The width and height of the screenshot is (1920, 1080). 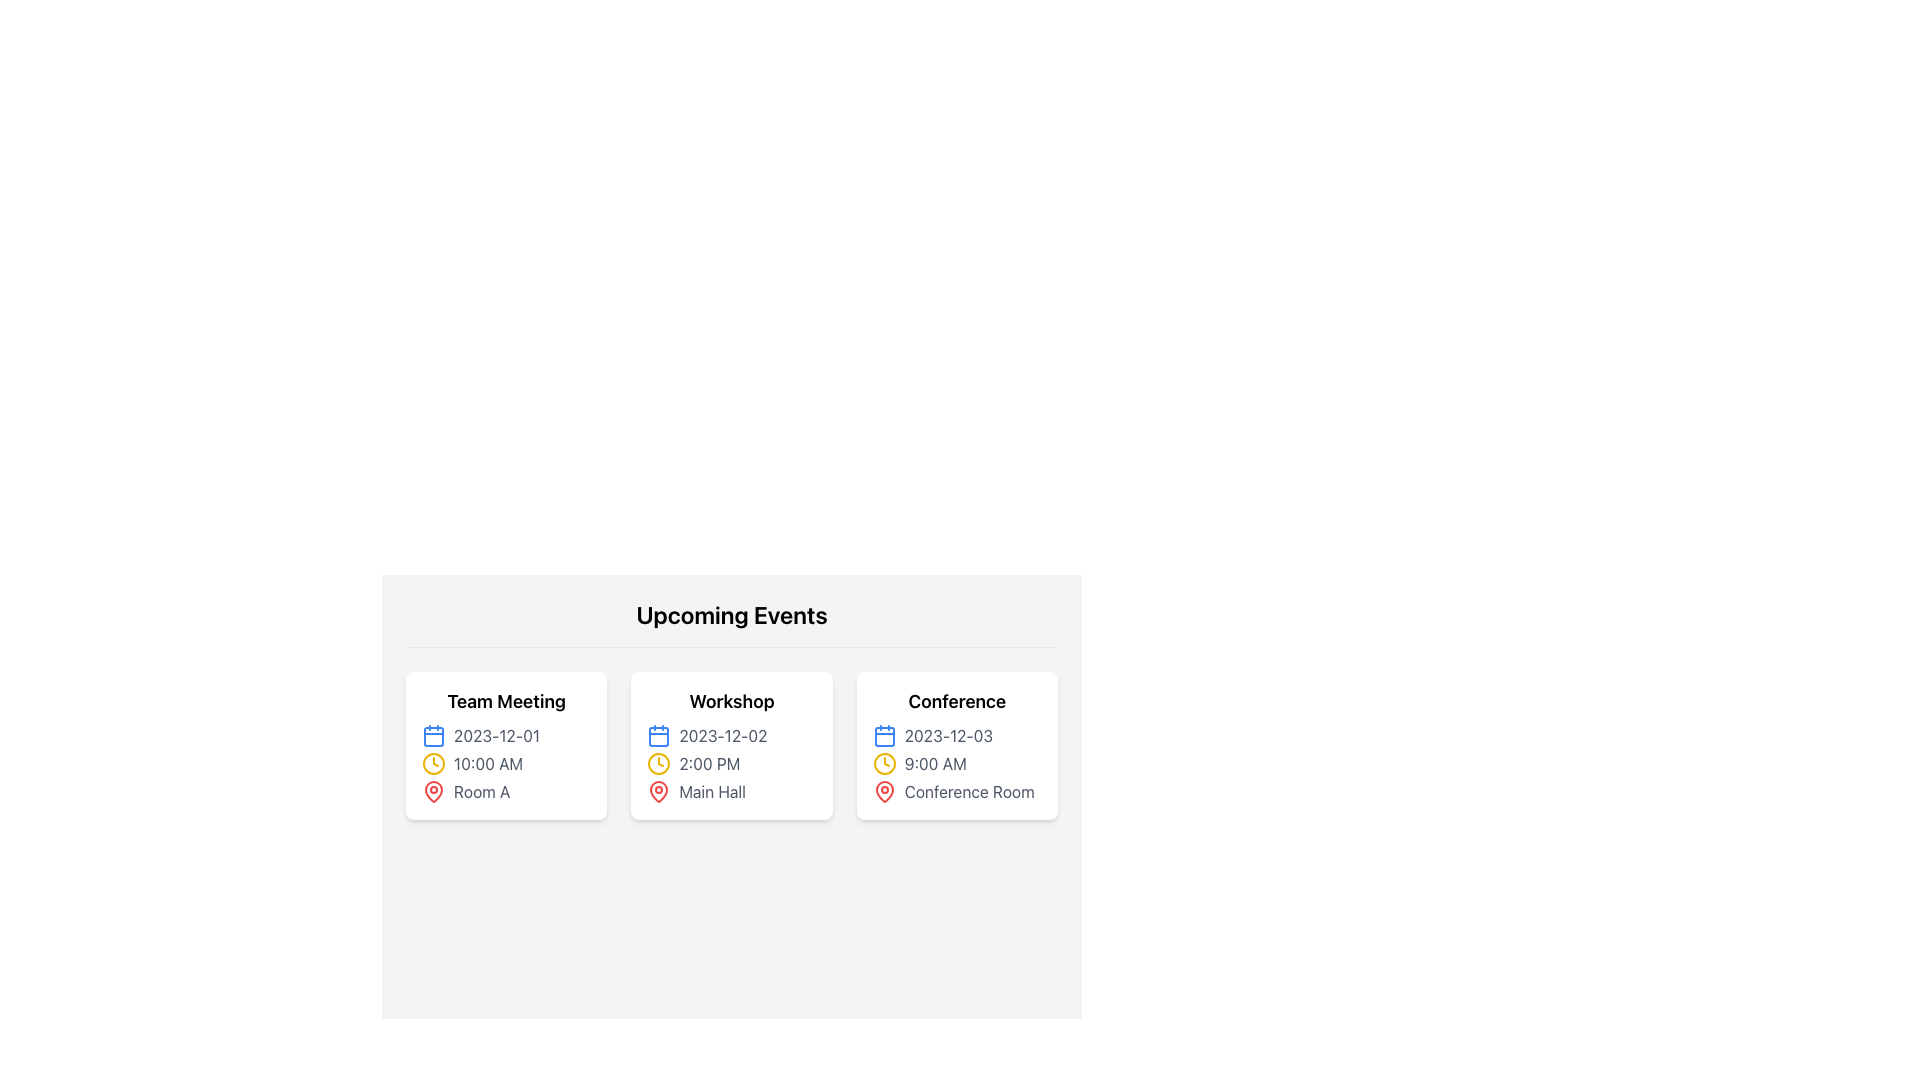 What do you see at coordinates (432, 736) in the screenshot?
I see `the date icon located to the left of the text '2023-12-01' in the 'Upcoming Events' section, which is part of the 'Team Meeting' event card` at bounding box center [432, 736].